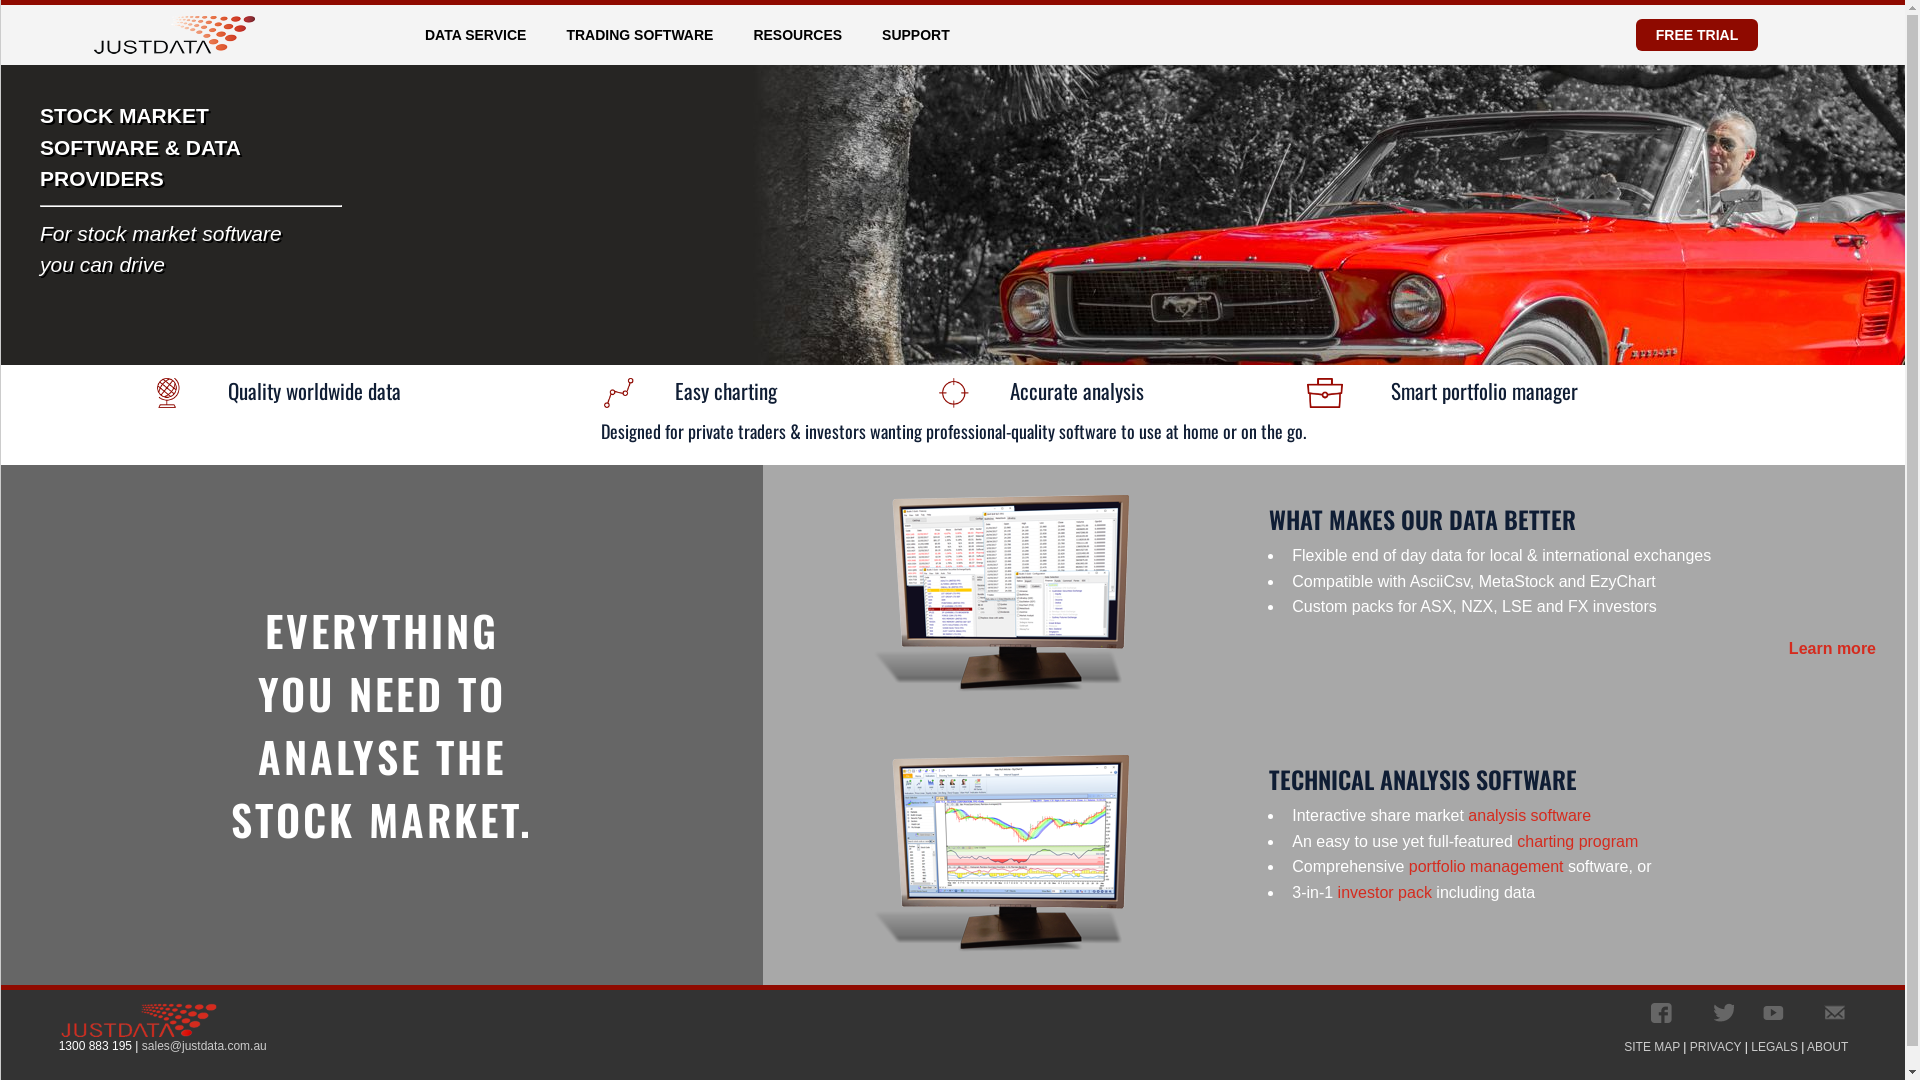 The width and height of the screenshot is (1920, 1080). I want to click on 'JustData's Facebook Page', so click(1661, 1013).